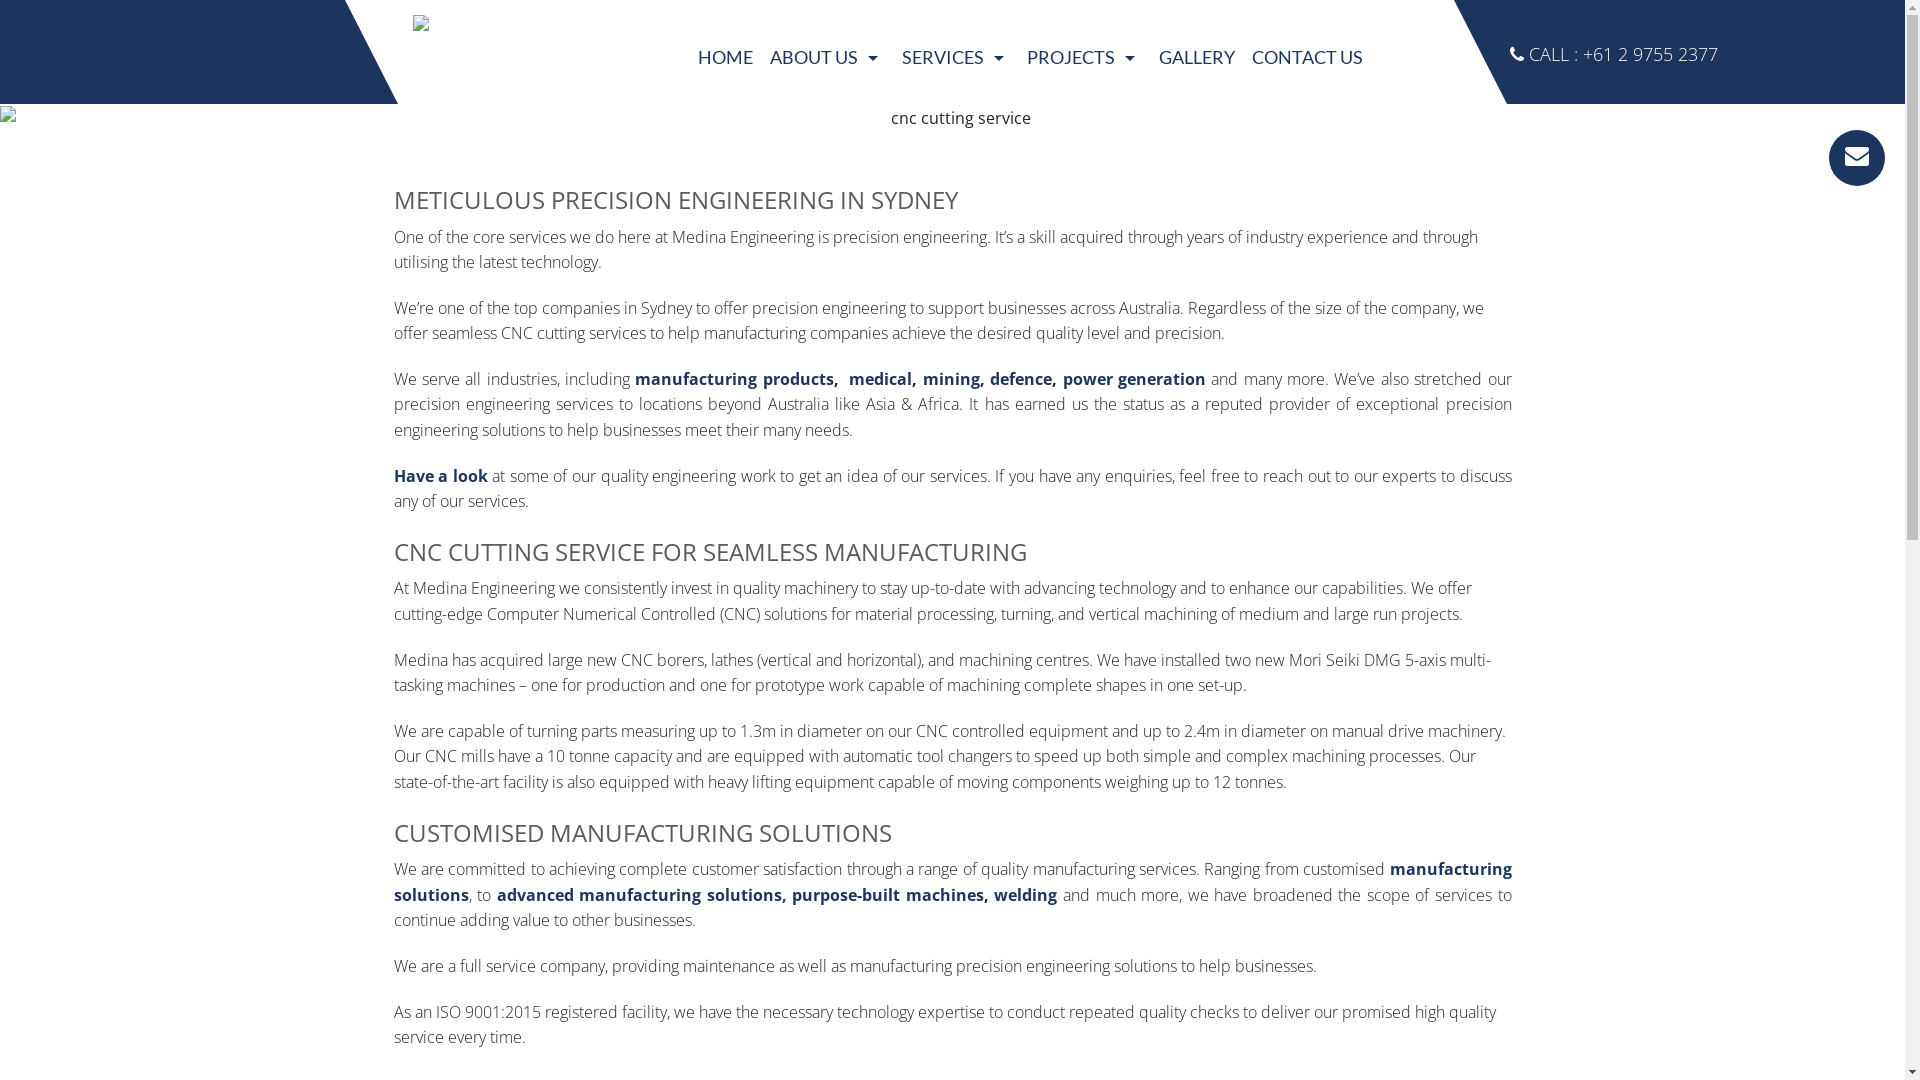  I want to click on 'BUILDING PRODUCTS', so click(1018, 118).